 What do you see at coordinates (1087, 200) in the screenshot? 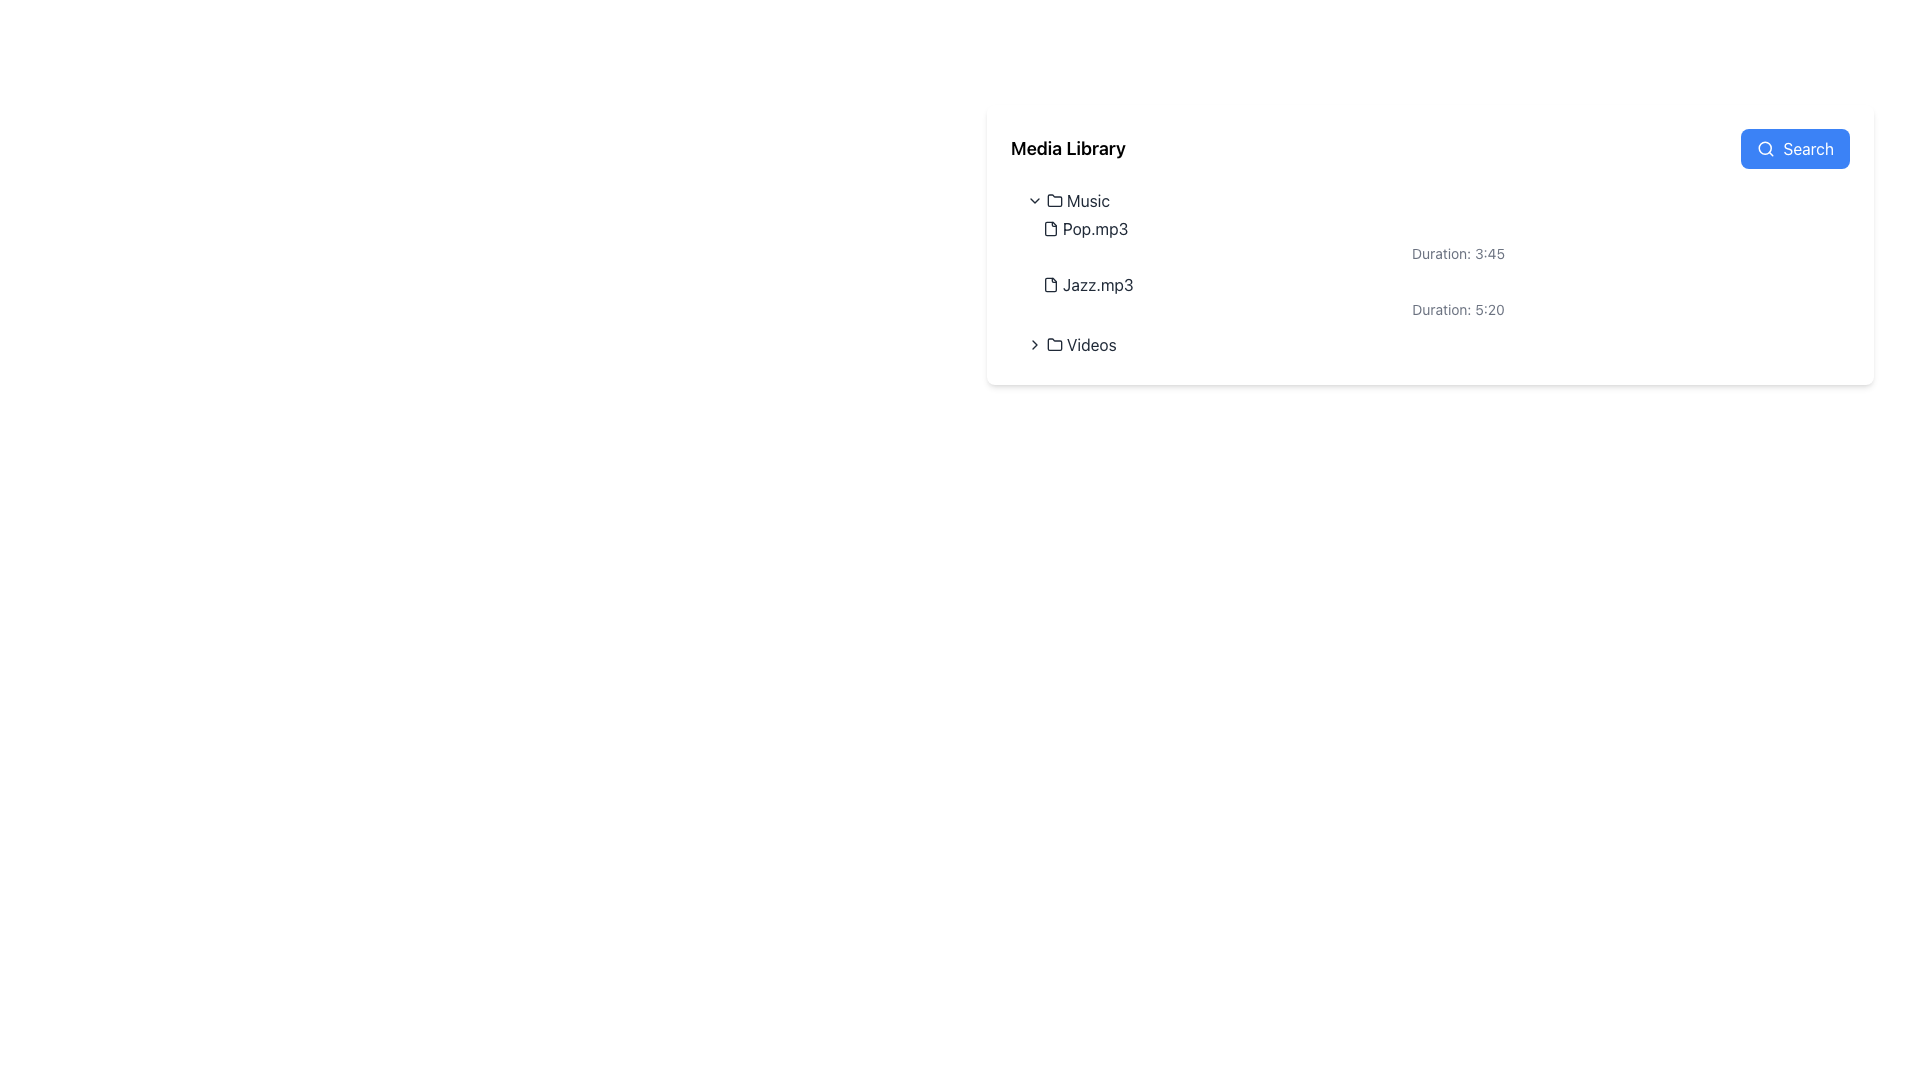
I see `the 'Music' text label in the Media Library section` at bounding box center [1087, 200].